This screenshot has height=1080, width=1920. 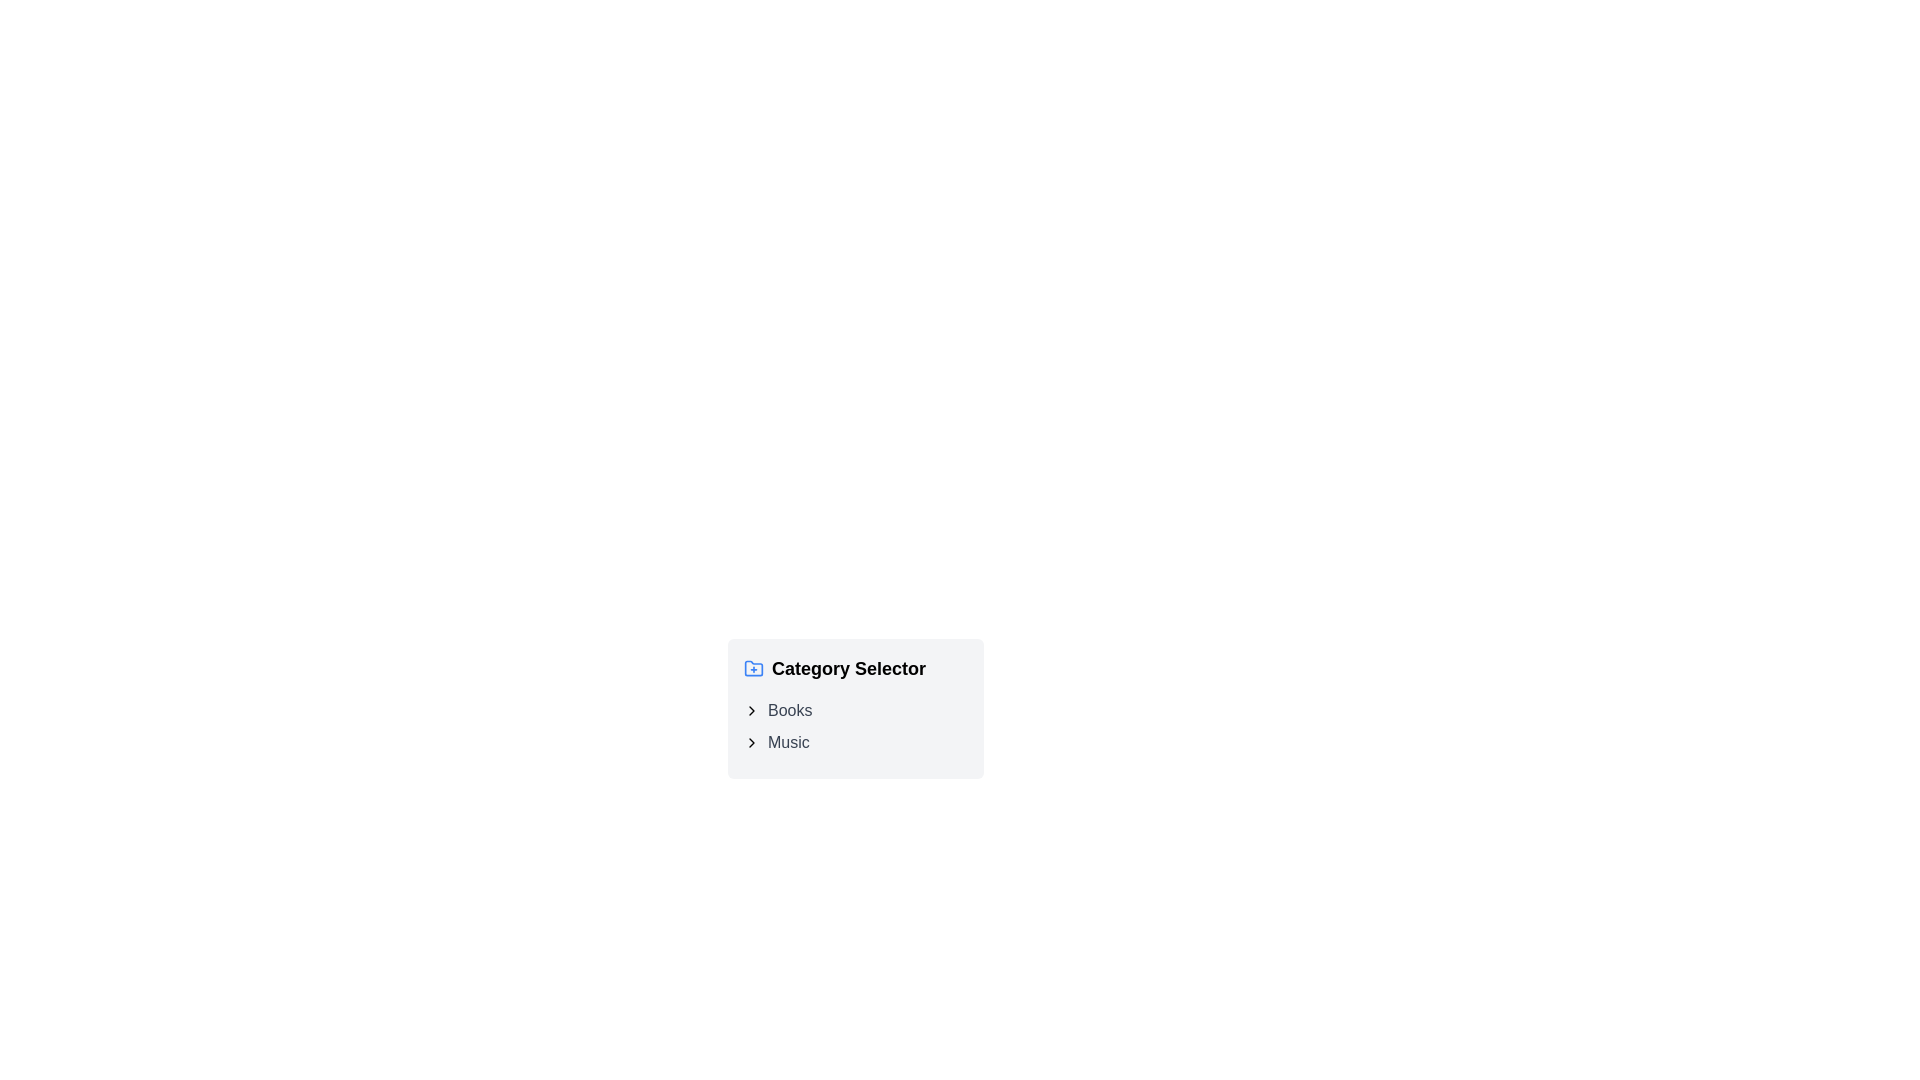 I want to click on the interactive chevron icon button, which is a right-oriented chevron-shaped arrow with a thin black outline, located to the left of the text 'Books' in a horizontal layout, so click(x=751, y=709).